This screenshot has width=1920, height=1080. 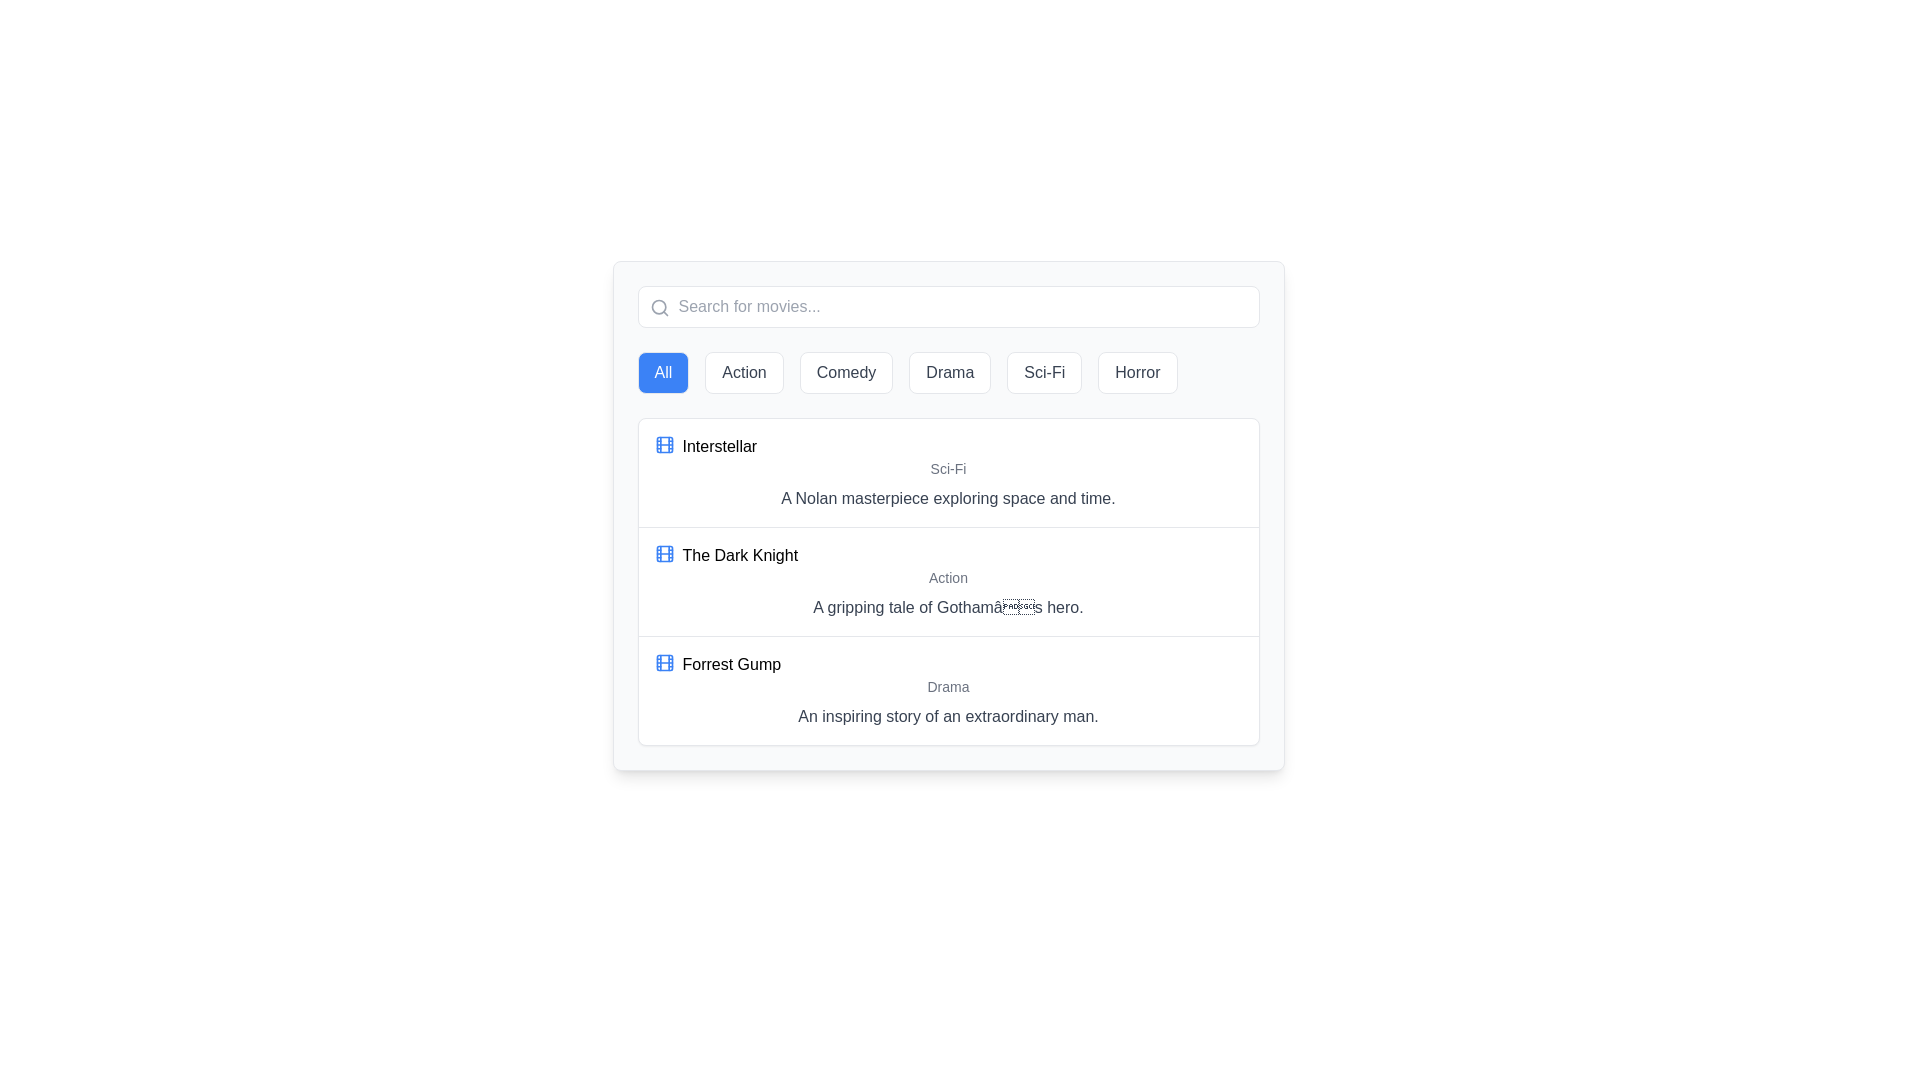 I want to click on text content of the first movie entry in the list, which includes its title, genre, and description, so click(x=947, y=473).